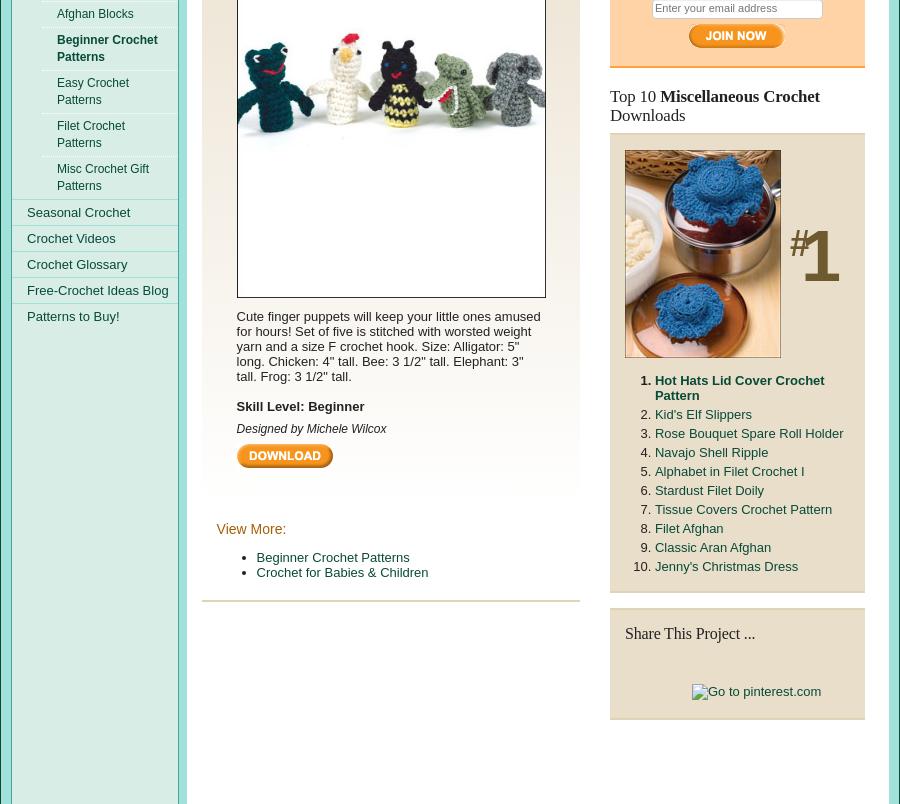 The height and width of the screenshot is (804, 900). Describe the element at coordinates (794, 242) in the screenshot. I see `'#'` at that location.